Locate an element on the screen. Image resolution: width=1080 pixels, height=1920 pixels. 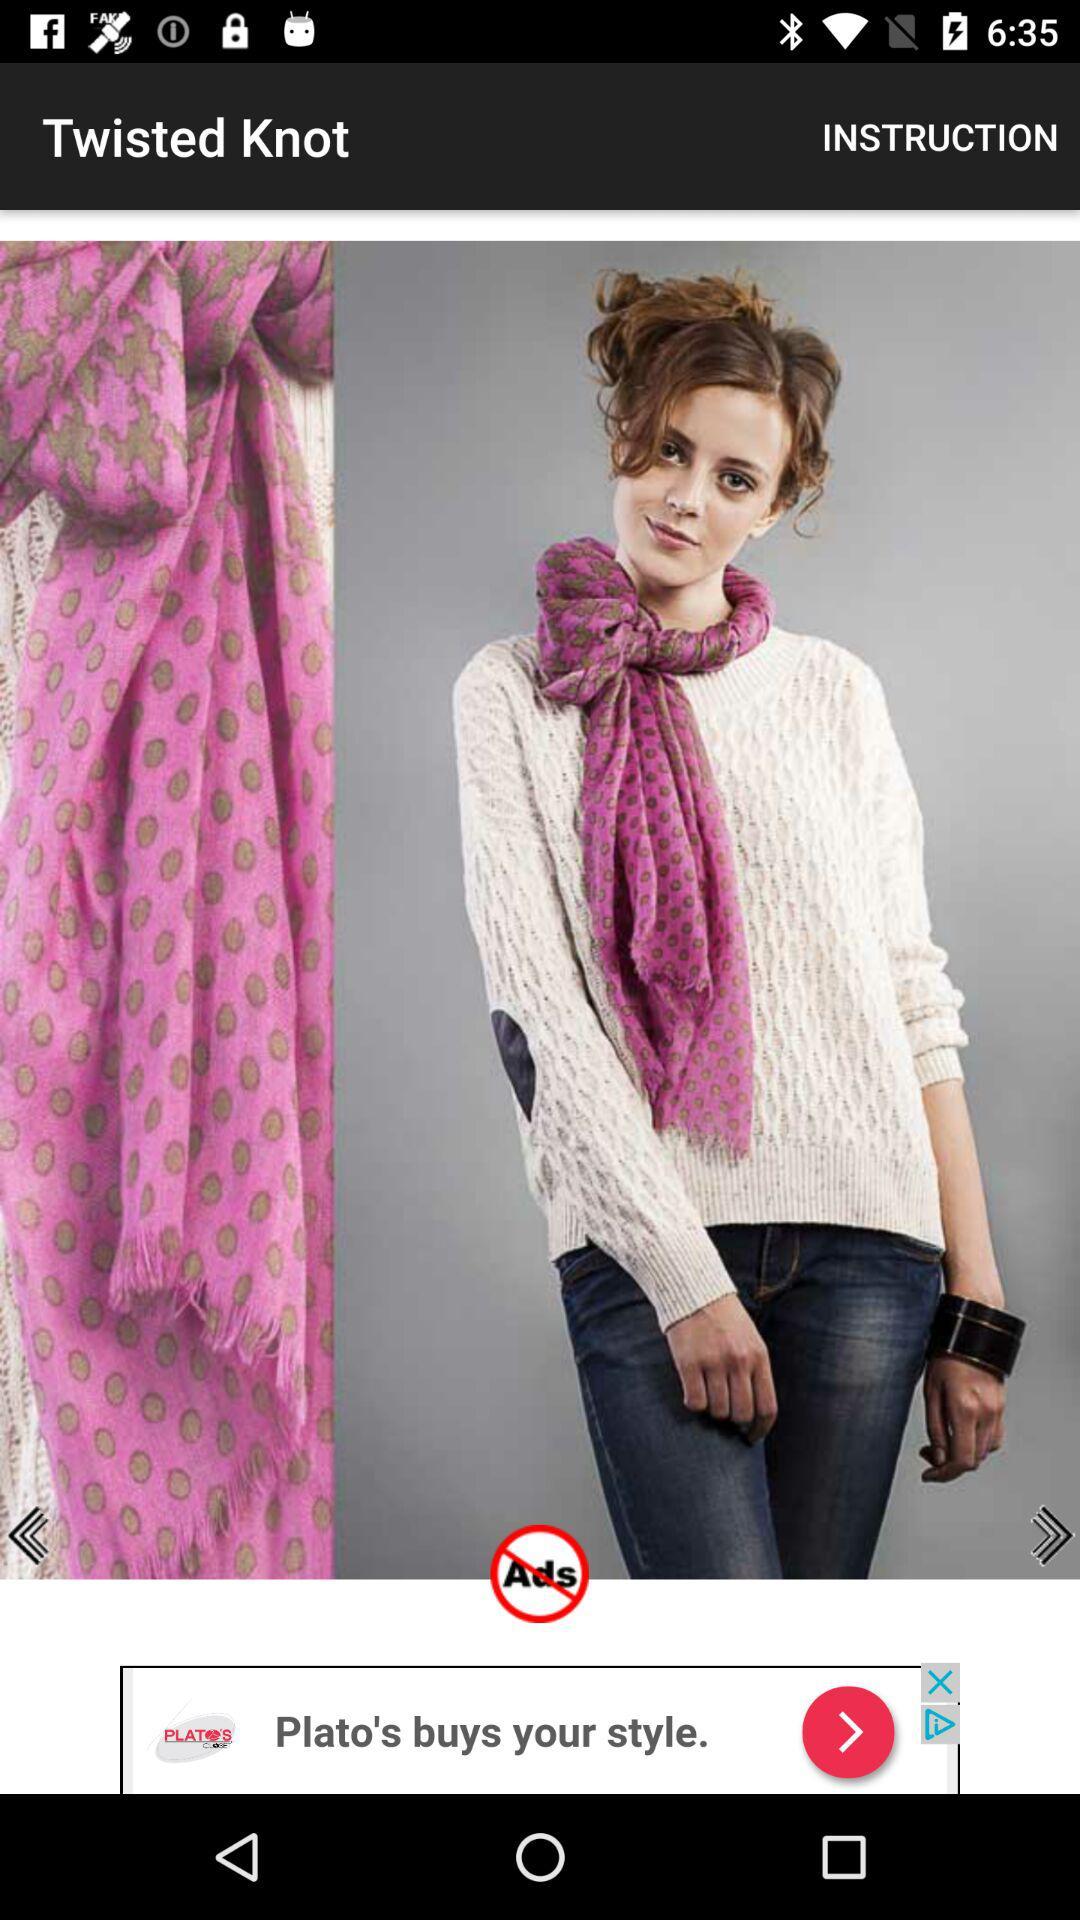
instruction item is located at coordinates (940, 135).